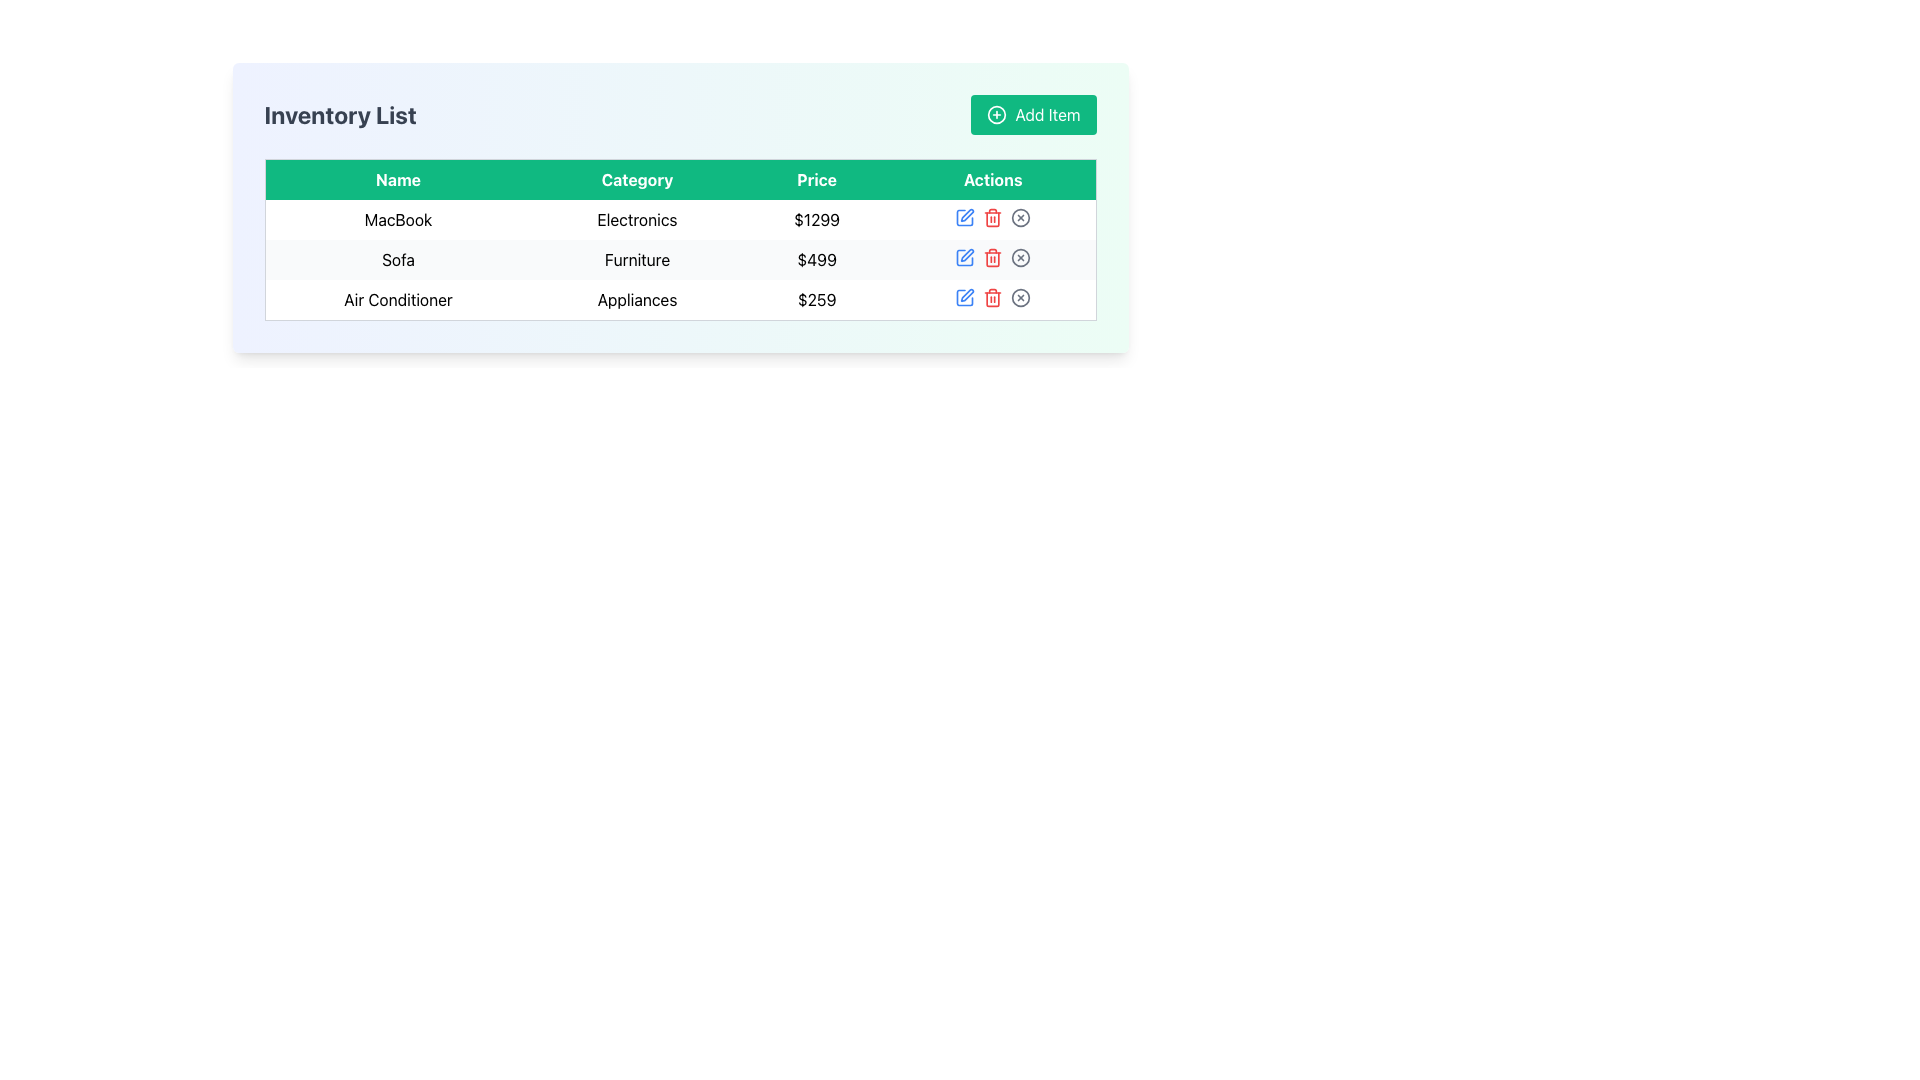  What do you see at coordinates (1021, 297) in the screenshot?
I see `the visual state of the circular icon component located in the 'Actions' column of the third row corresponding to the 'Air Conditioner' item` at bounding box center [1021, 297].